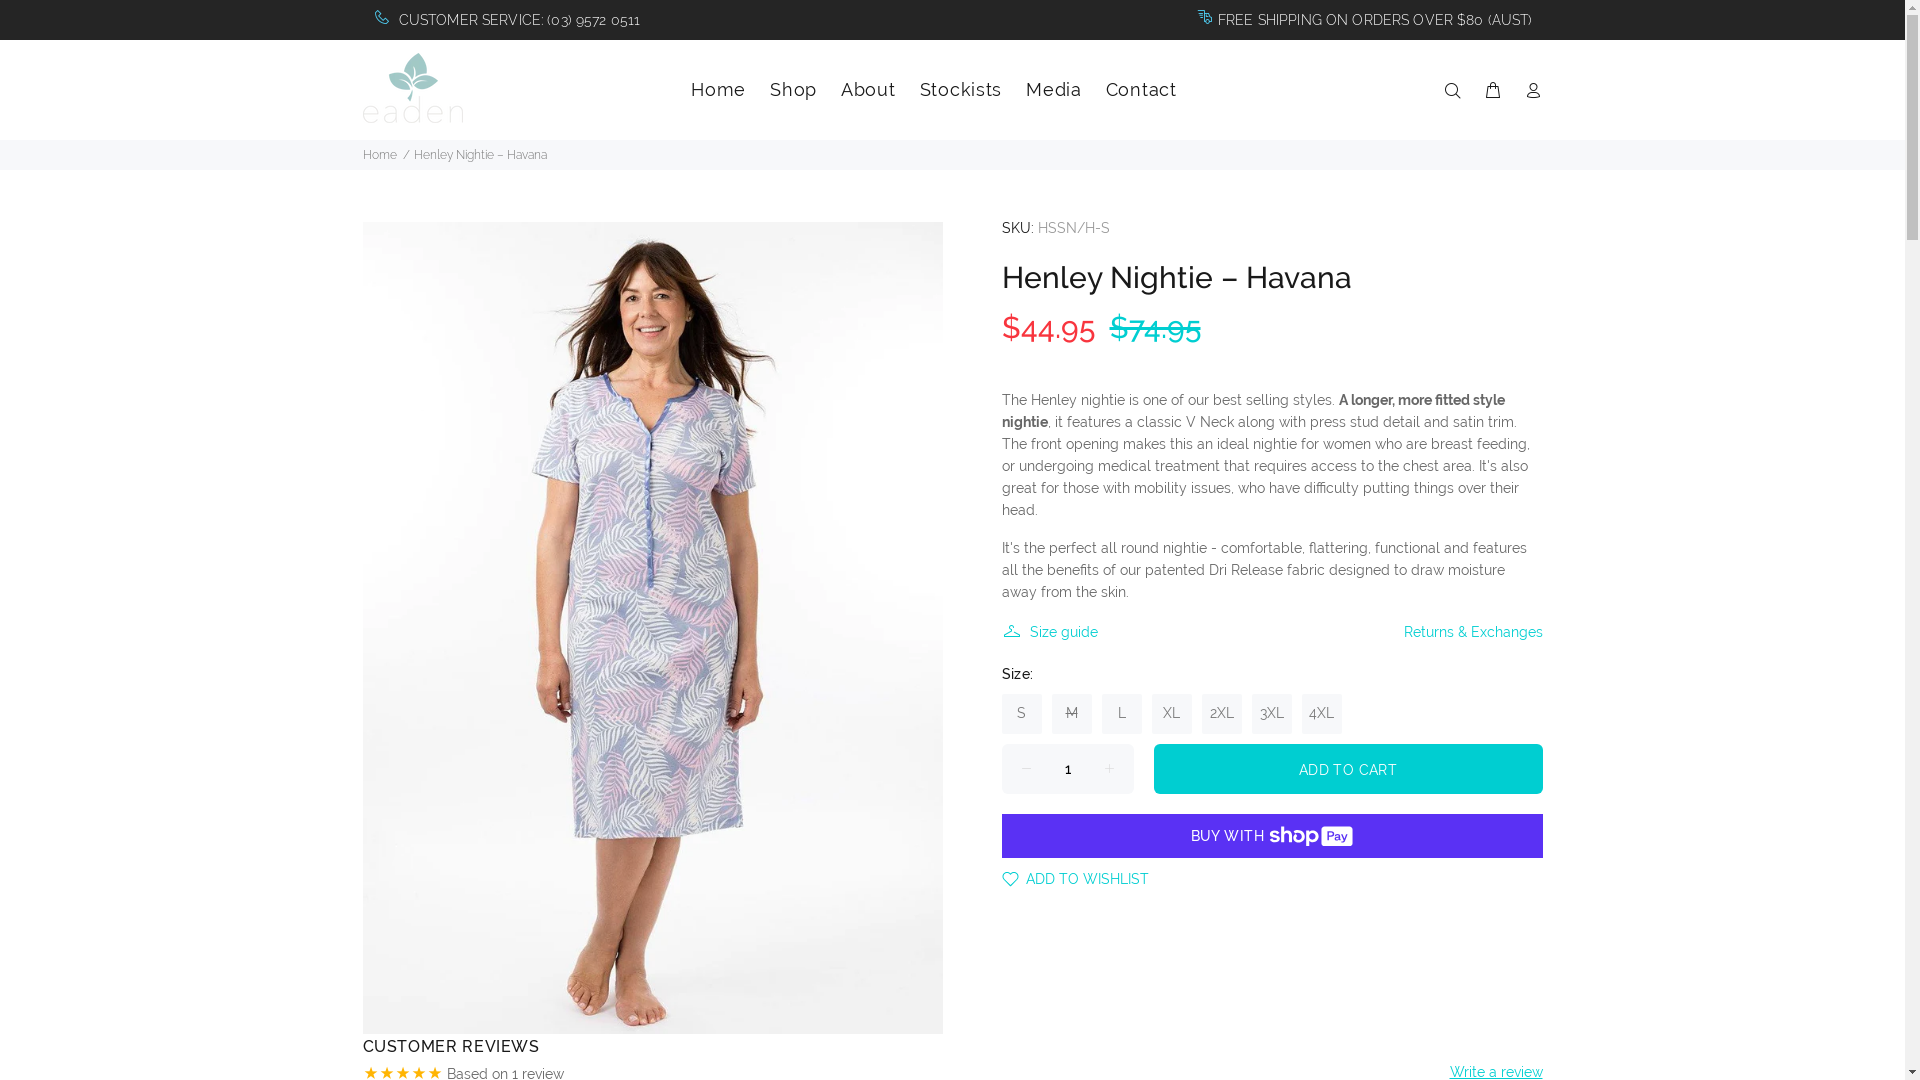 The height and width of the screenshot is (1080, 1920). What do you see at coordinates (1002, 632) in the screenshot?
I see `'Size guide'` at bounding box center [1002, 632].